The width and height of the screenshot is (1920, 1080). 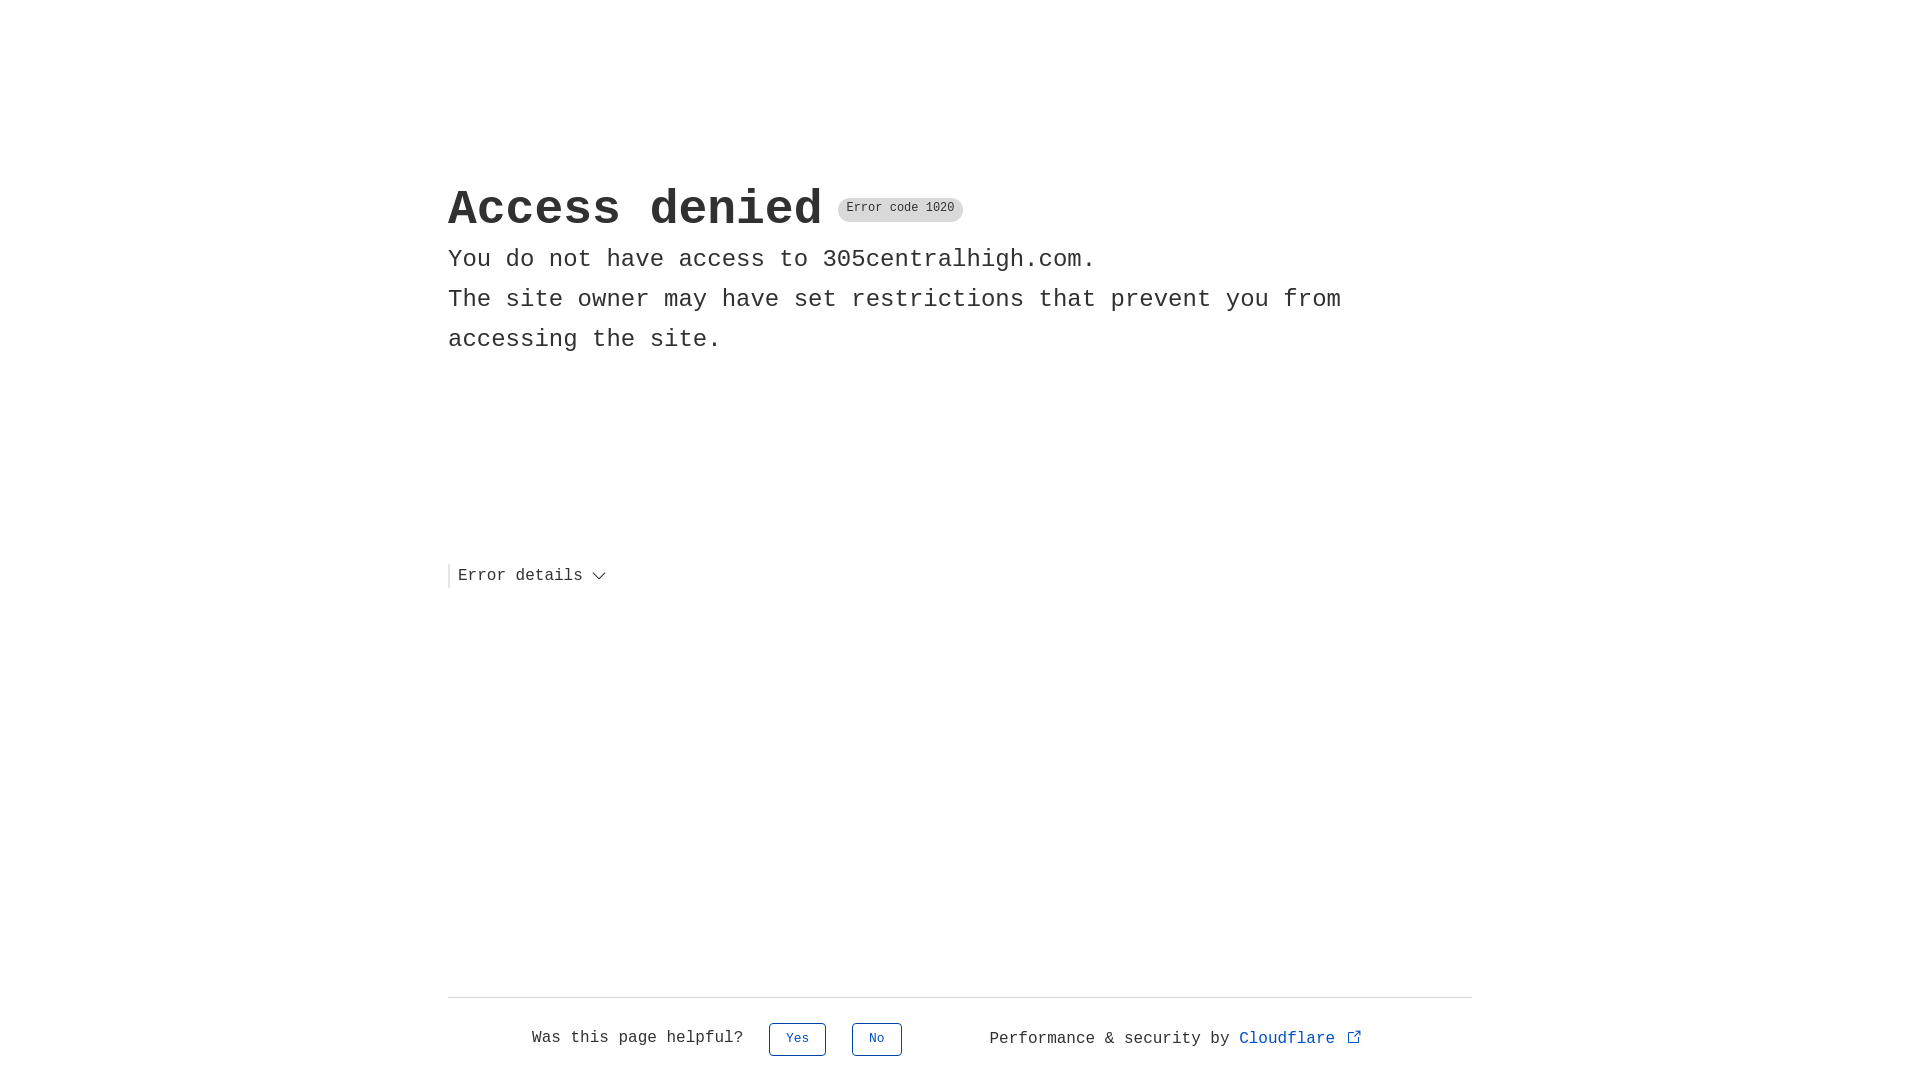 What do you see at coordinates (796, 1038) in the screenshot?
I see `'Yes'` at bounding box center [796, 1038].